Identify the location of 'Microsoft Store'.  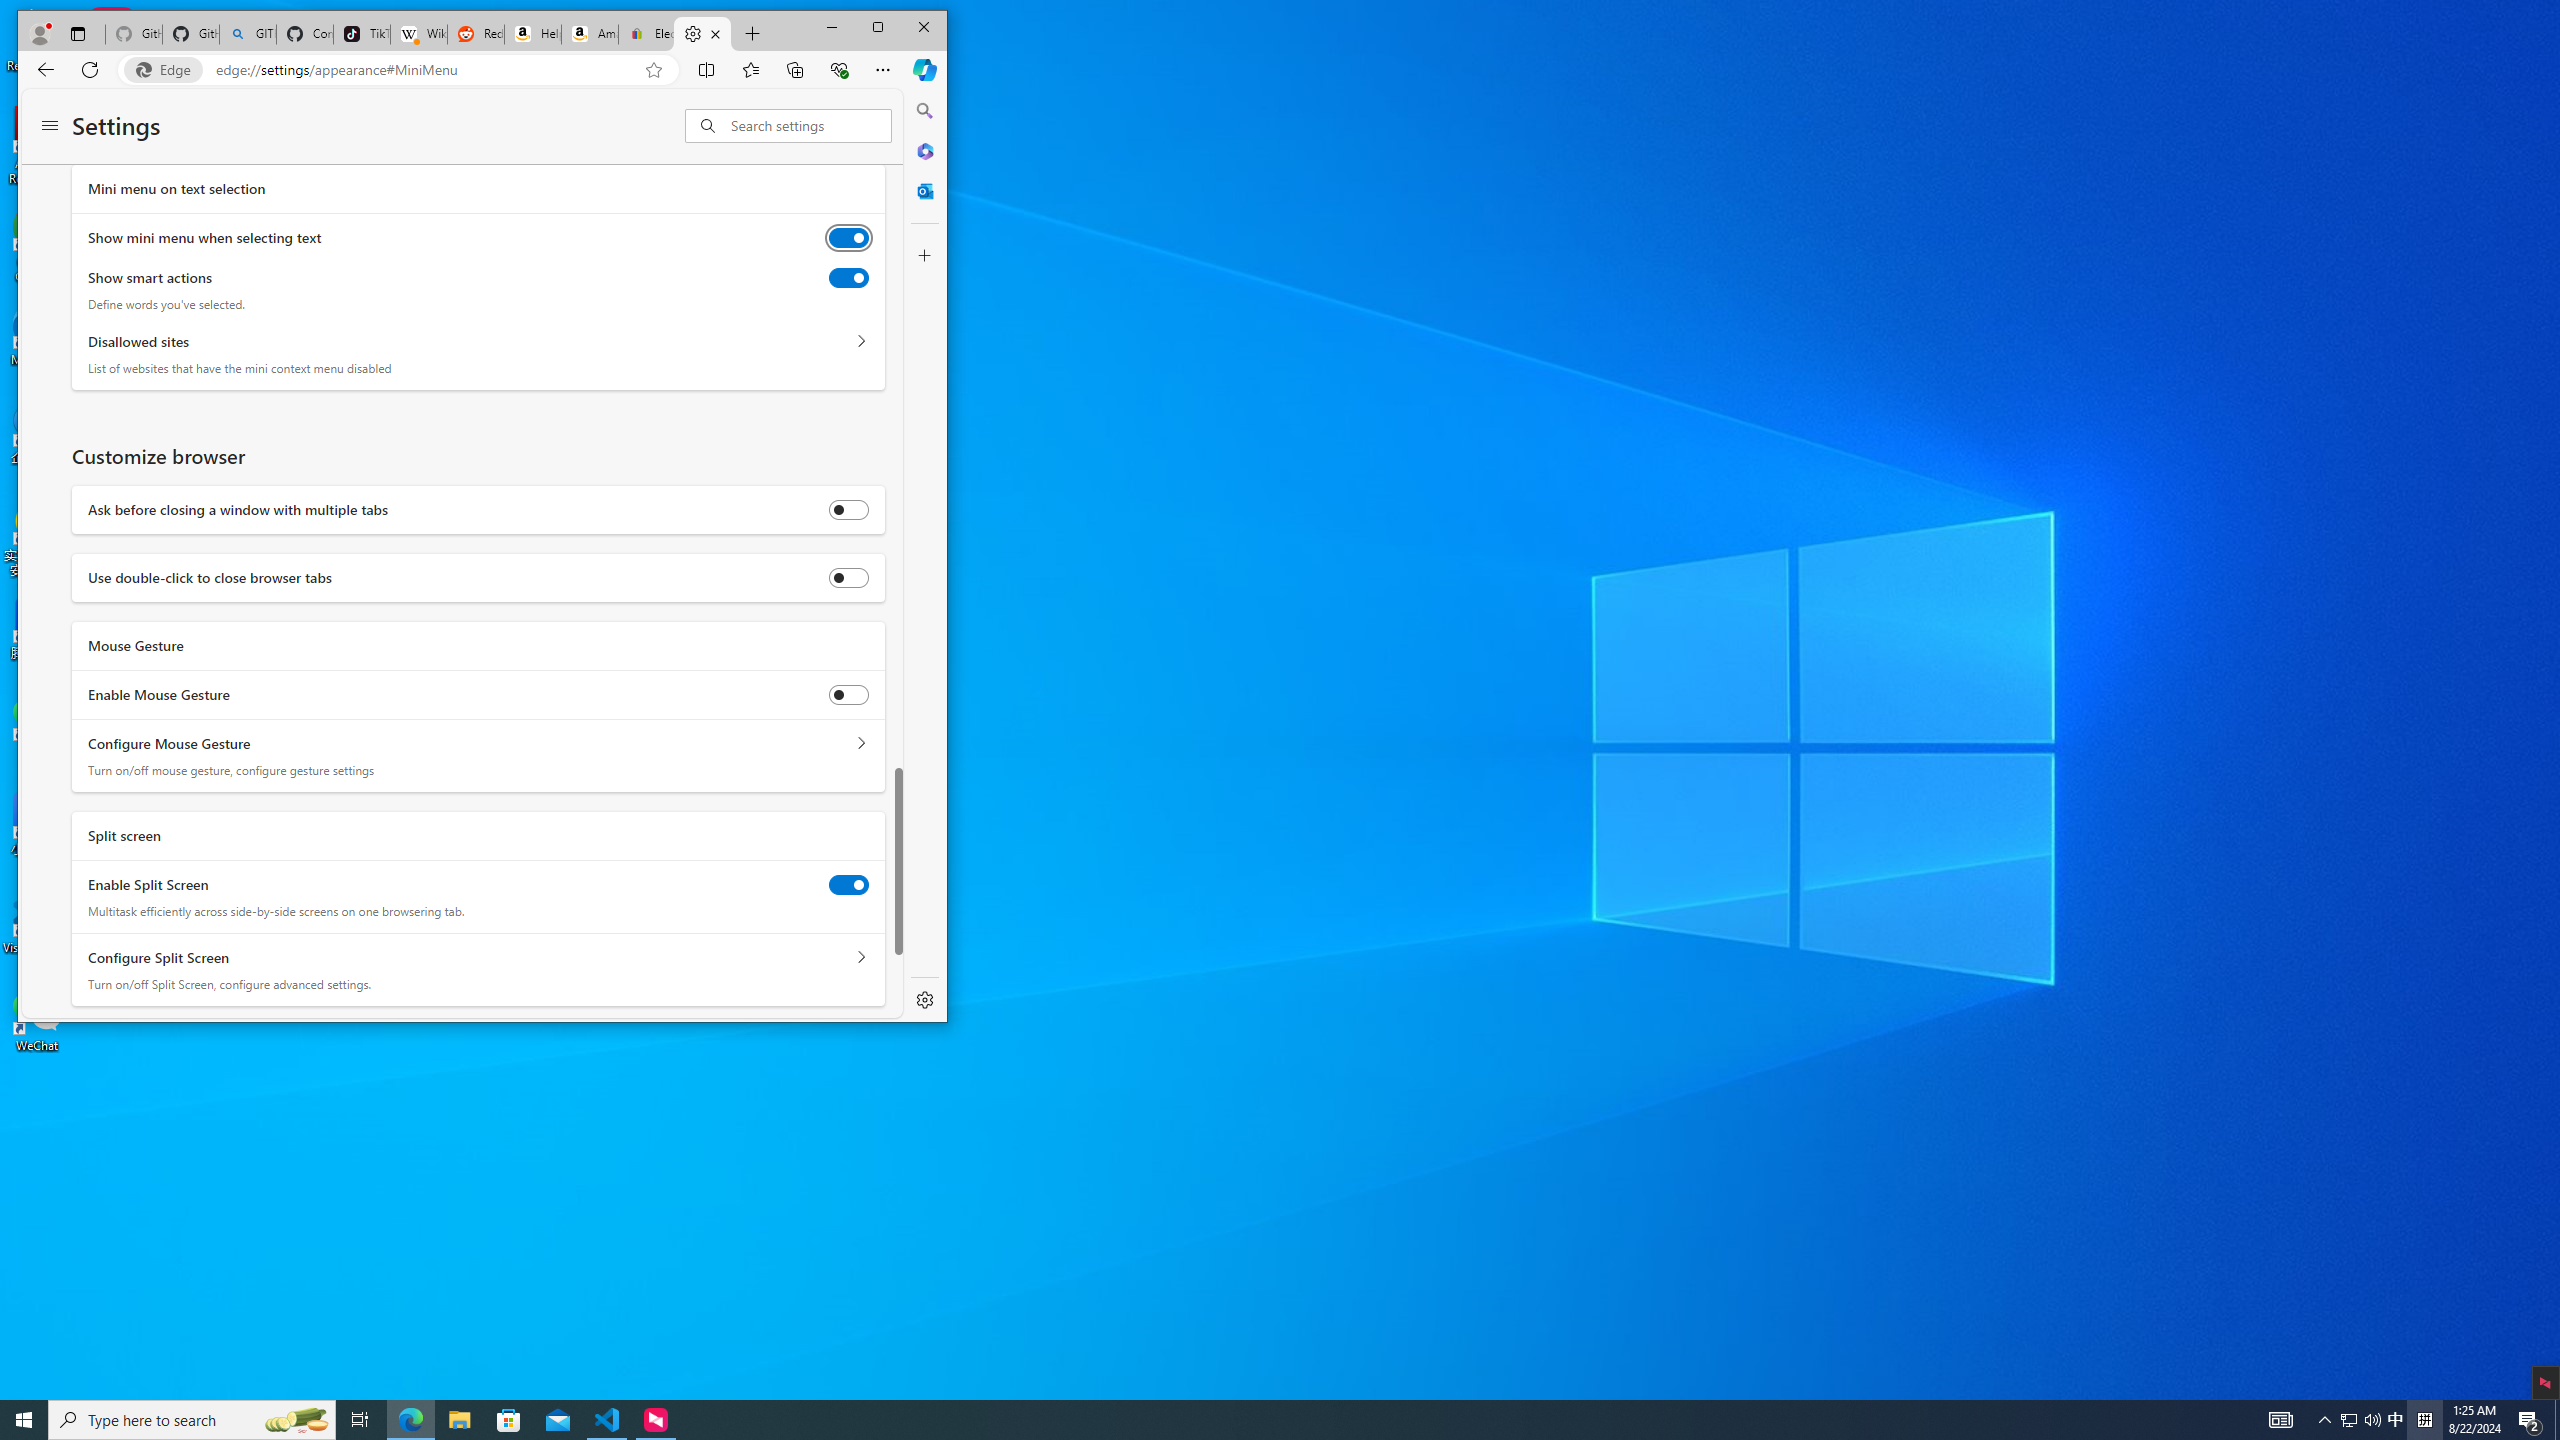
(509, 1418).